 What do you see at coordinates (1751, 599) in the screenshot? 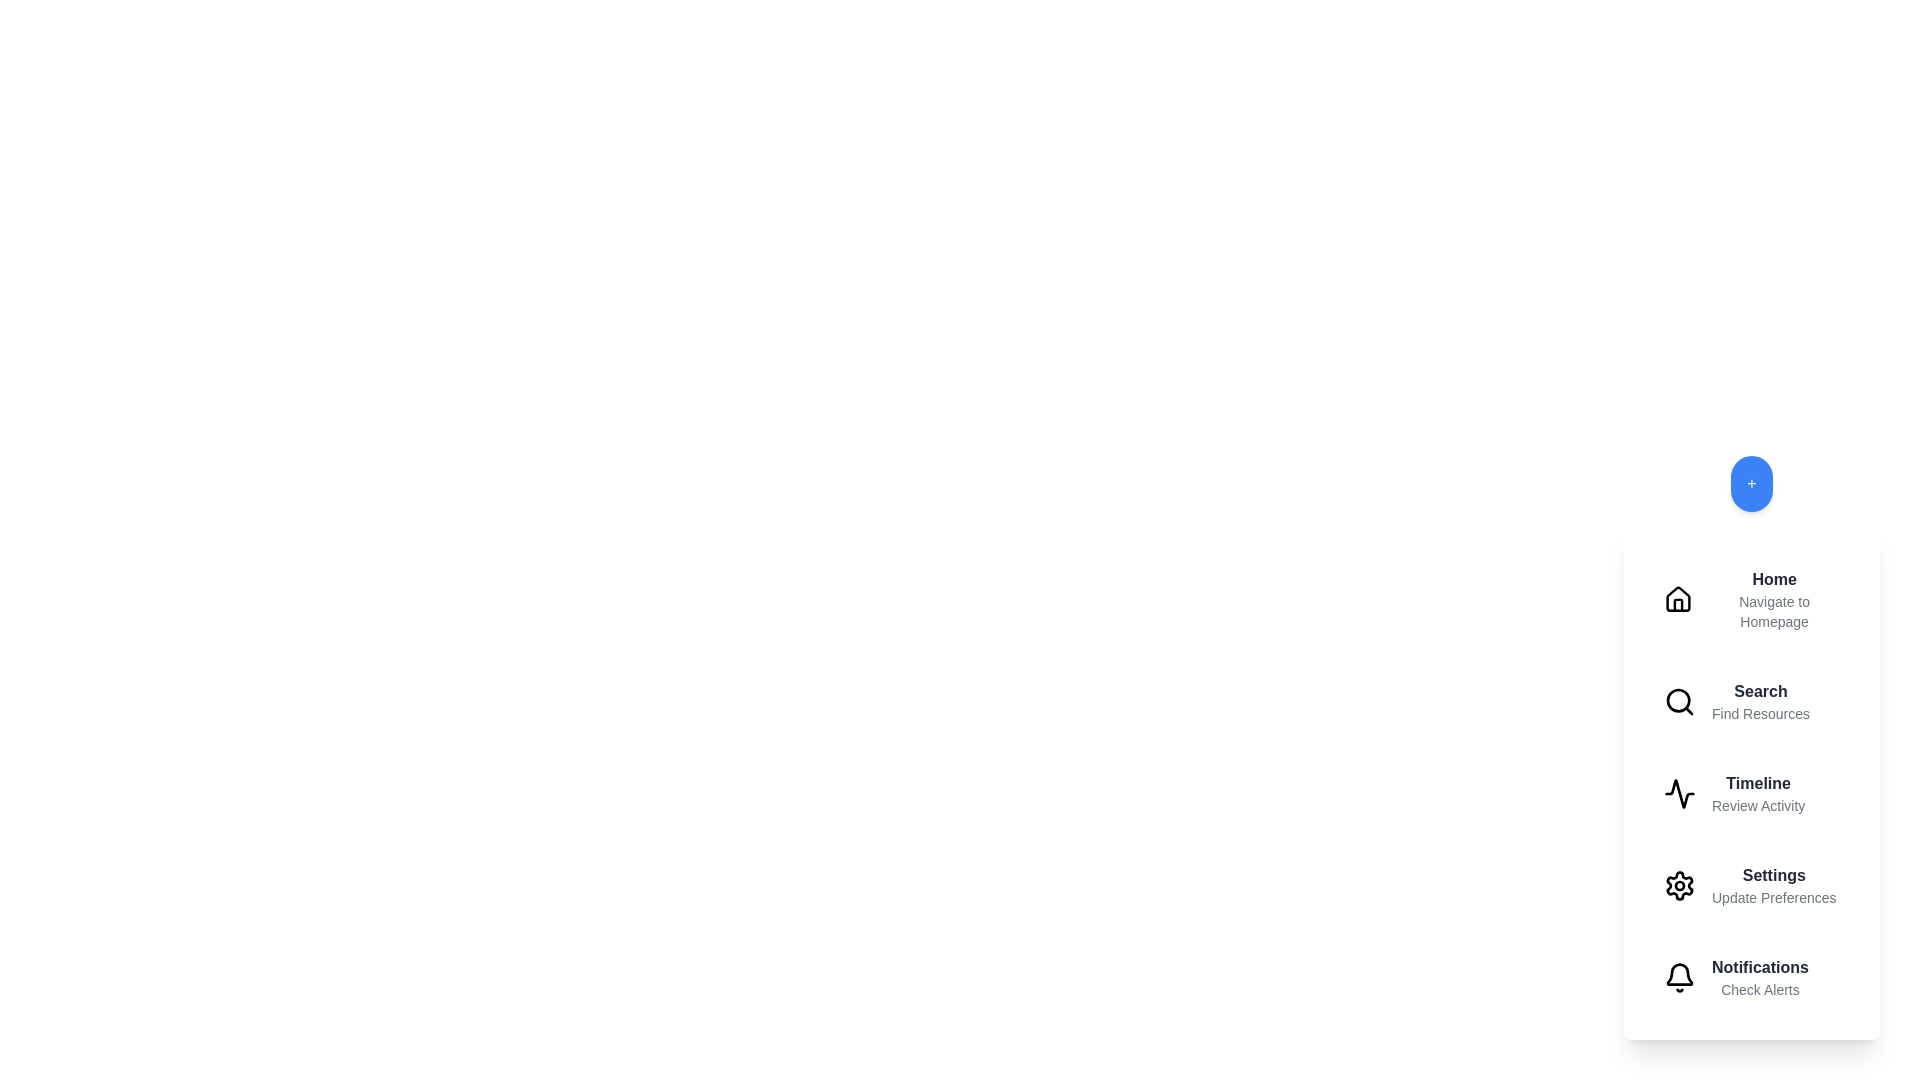
I see `the menu item labeled Home to view its hover effect` at bounding box center [1751, 599].